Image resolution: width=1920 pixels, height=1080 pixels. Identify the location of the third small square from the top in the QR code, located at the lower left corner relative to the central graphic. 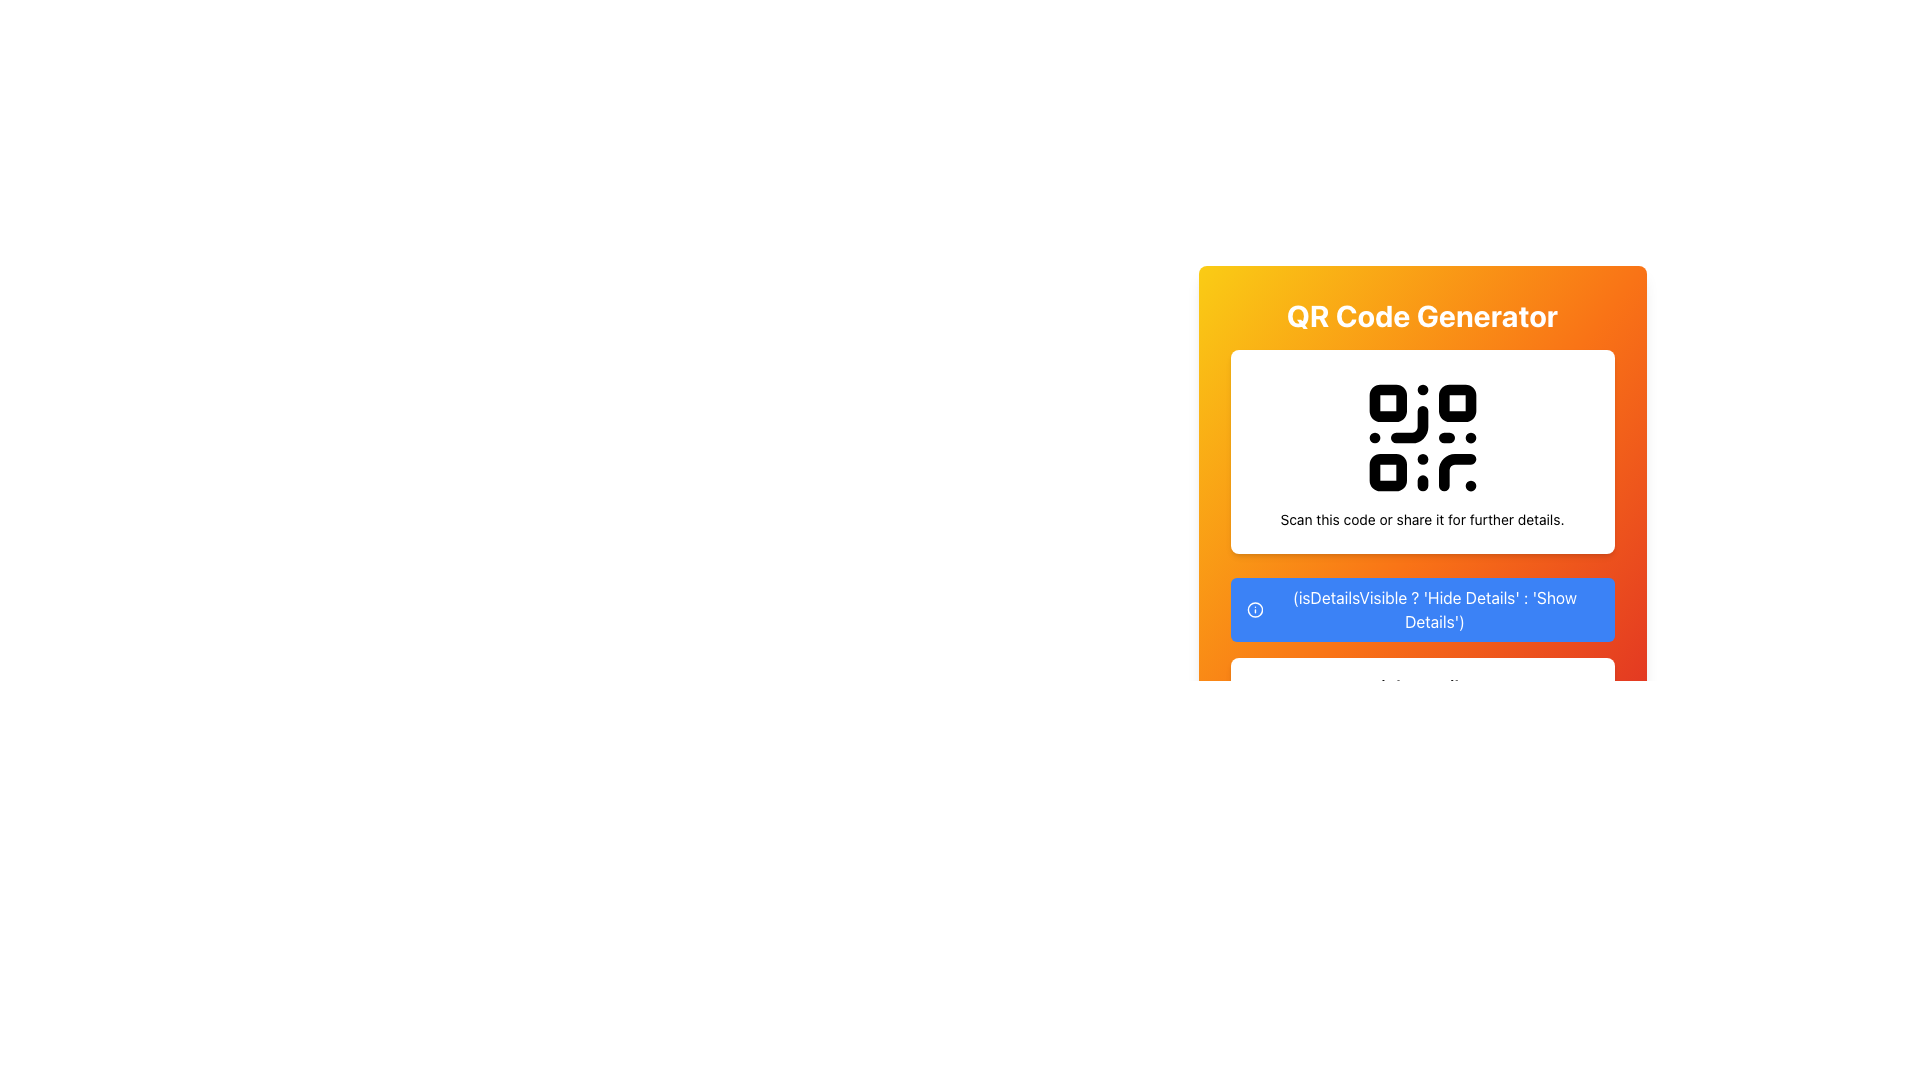
(1386, 472).